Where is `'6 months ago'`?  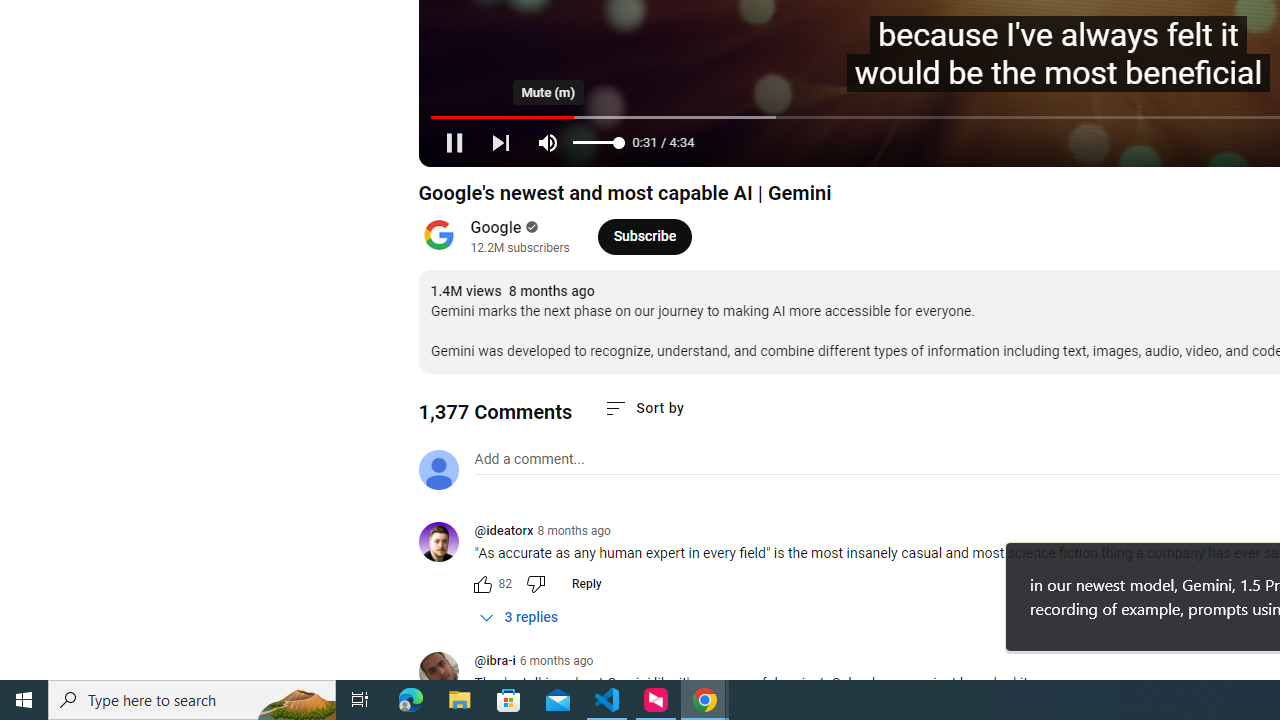
'6 months ago' is located at coordinates (556, 661).